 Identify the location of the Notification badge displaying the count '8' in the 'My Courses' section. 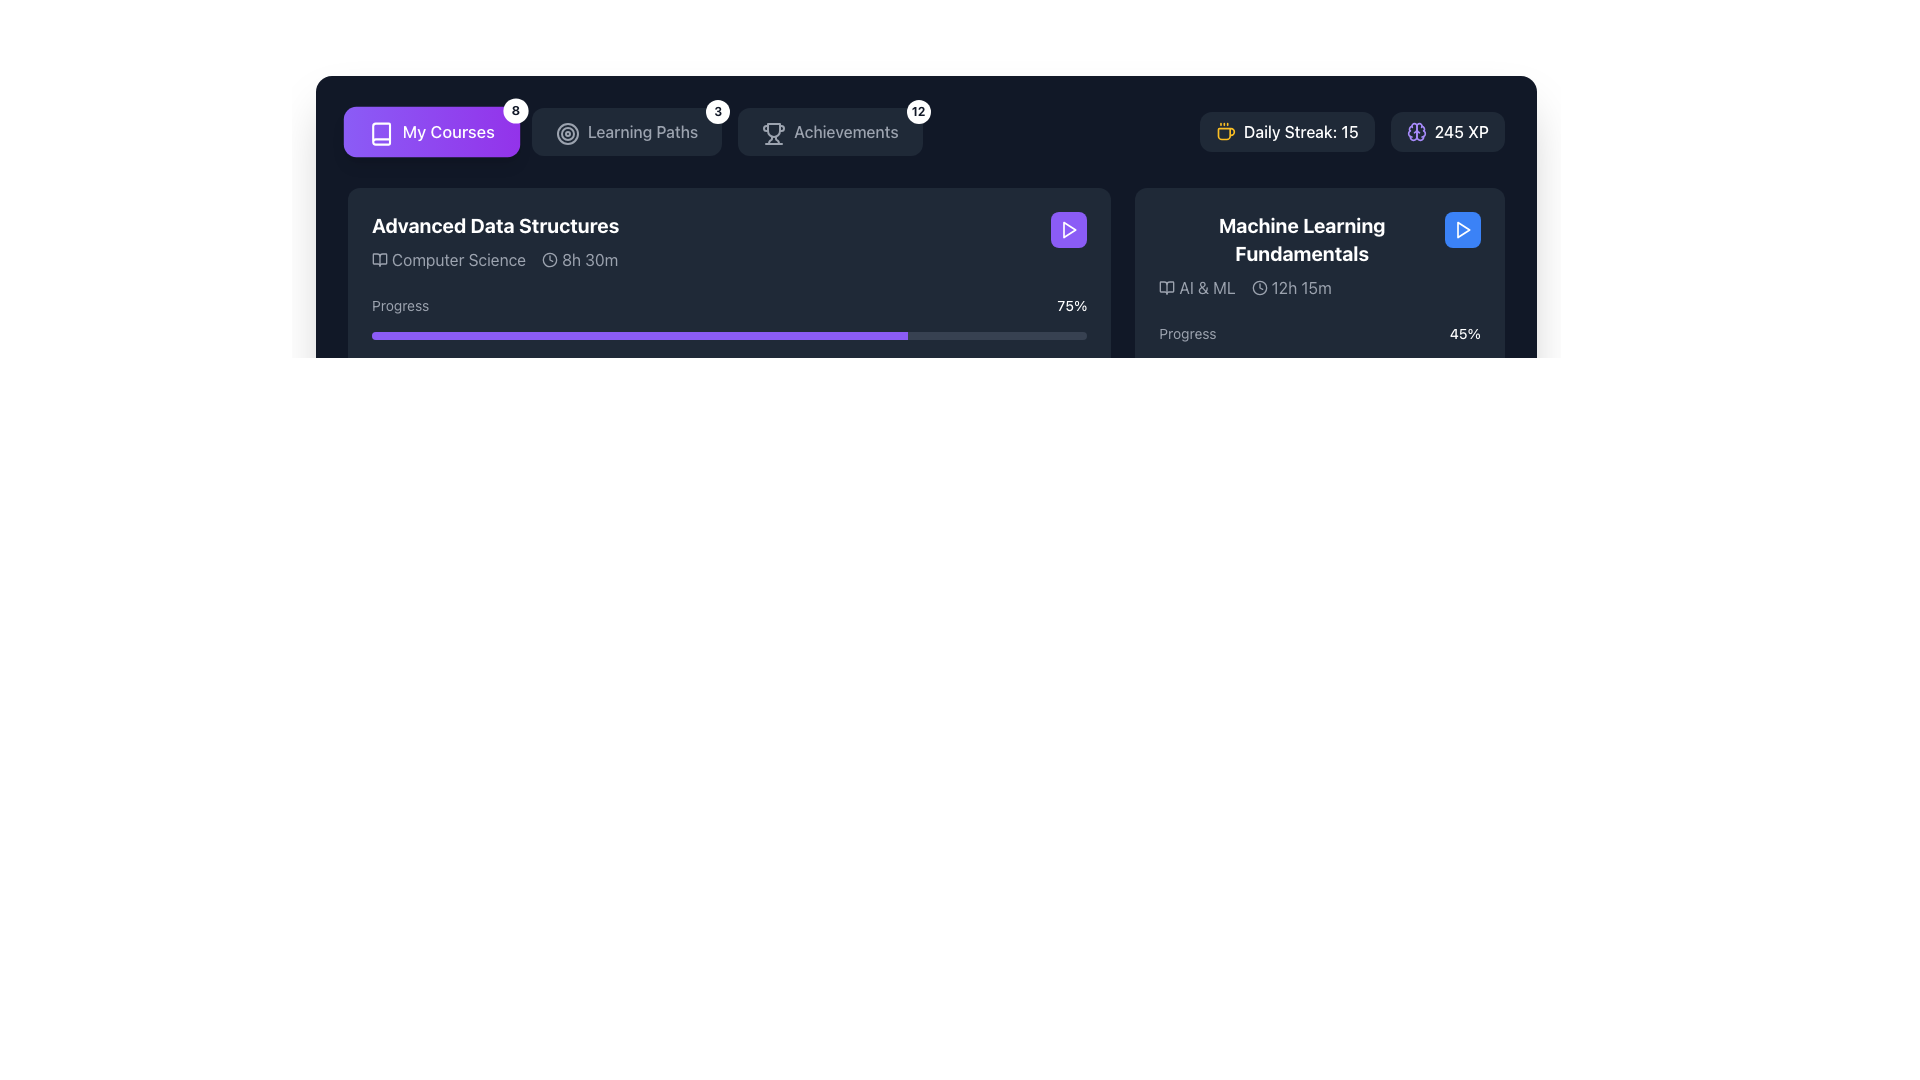
(515, 111).